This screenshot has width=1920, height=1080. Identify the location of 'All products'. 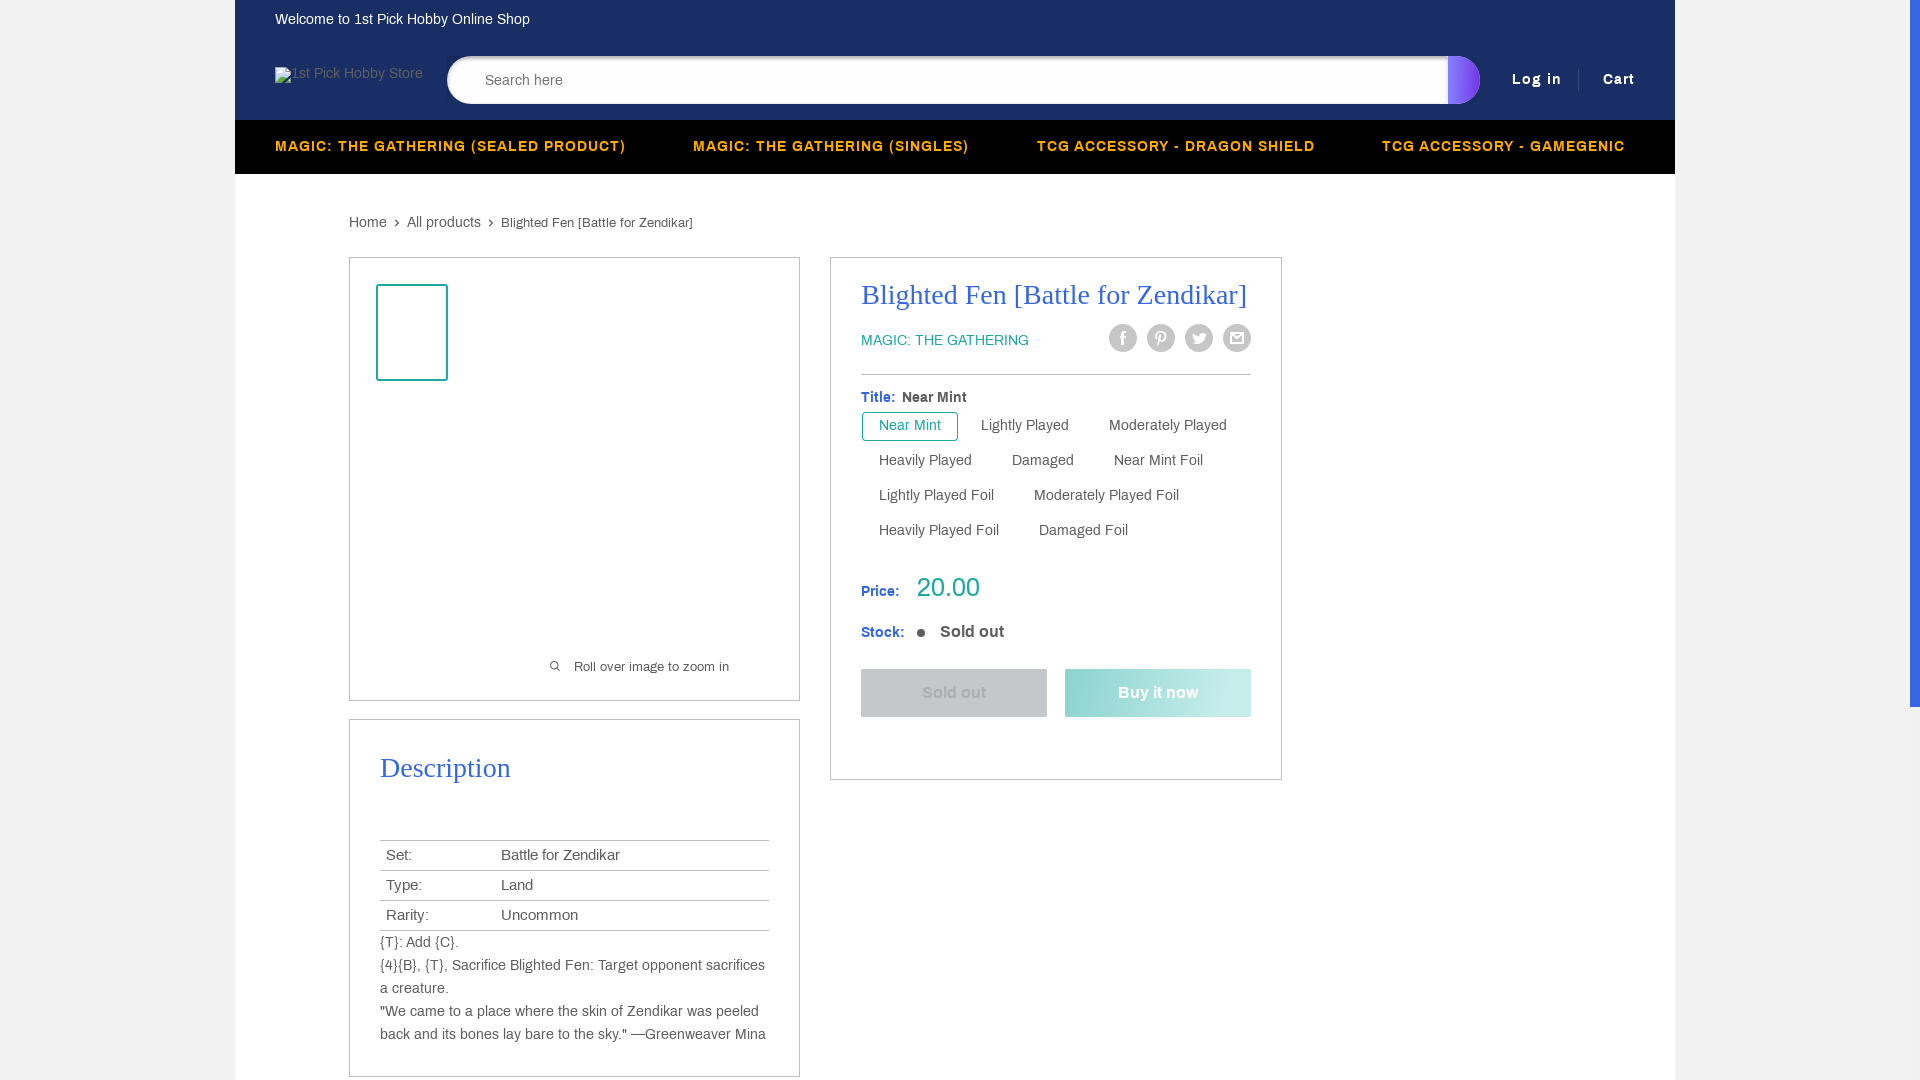
(443, 222).